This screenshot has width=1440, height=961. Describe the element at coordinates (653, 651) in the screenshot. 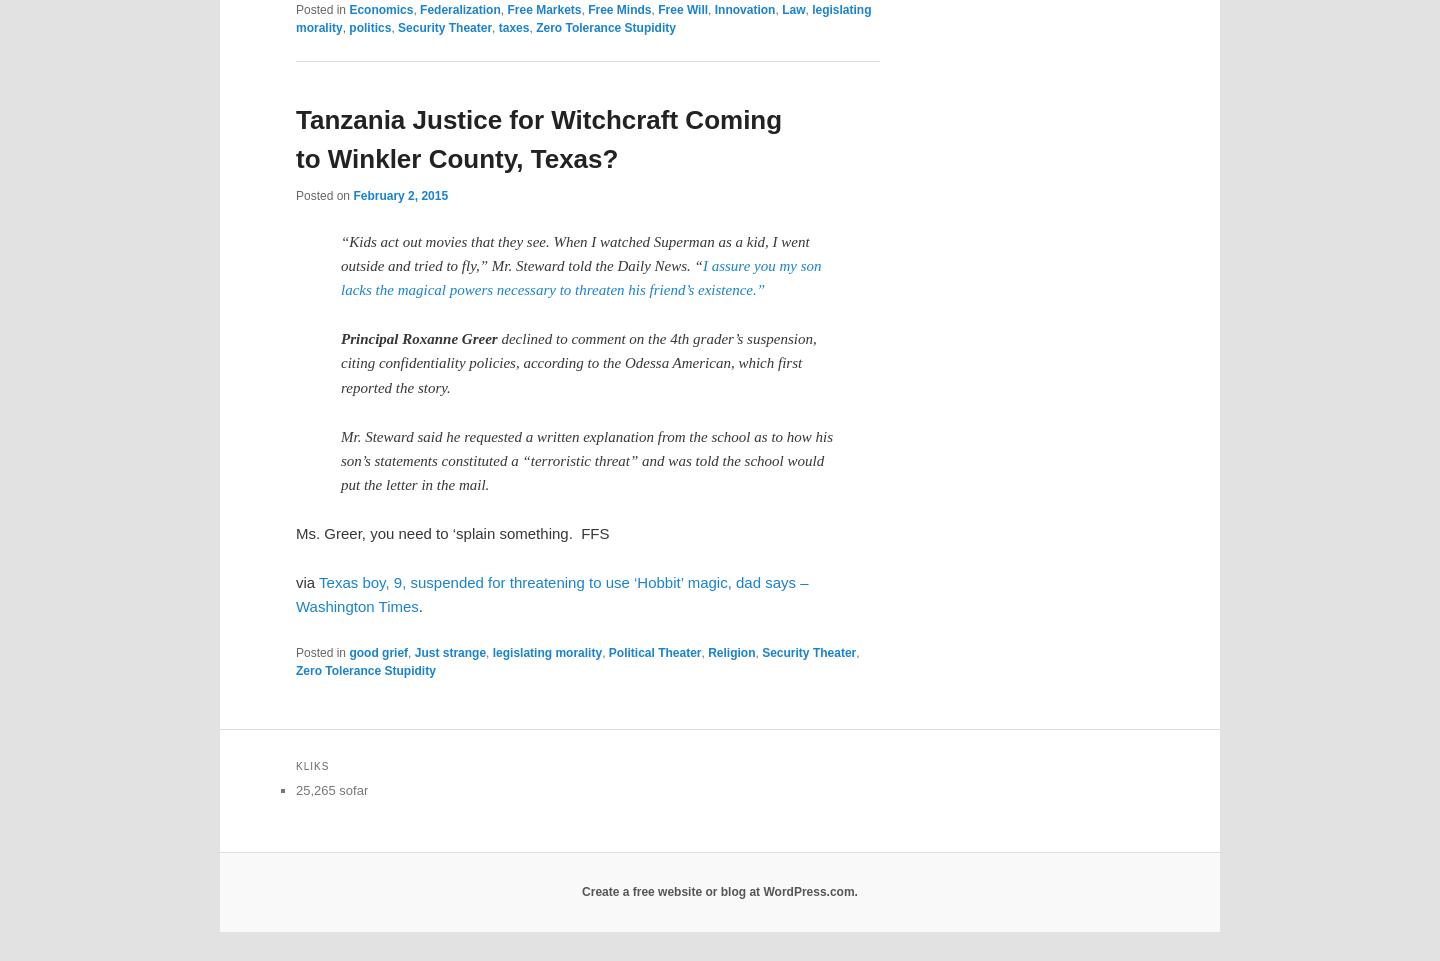

I see `'Political Theater'` at that location.